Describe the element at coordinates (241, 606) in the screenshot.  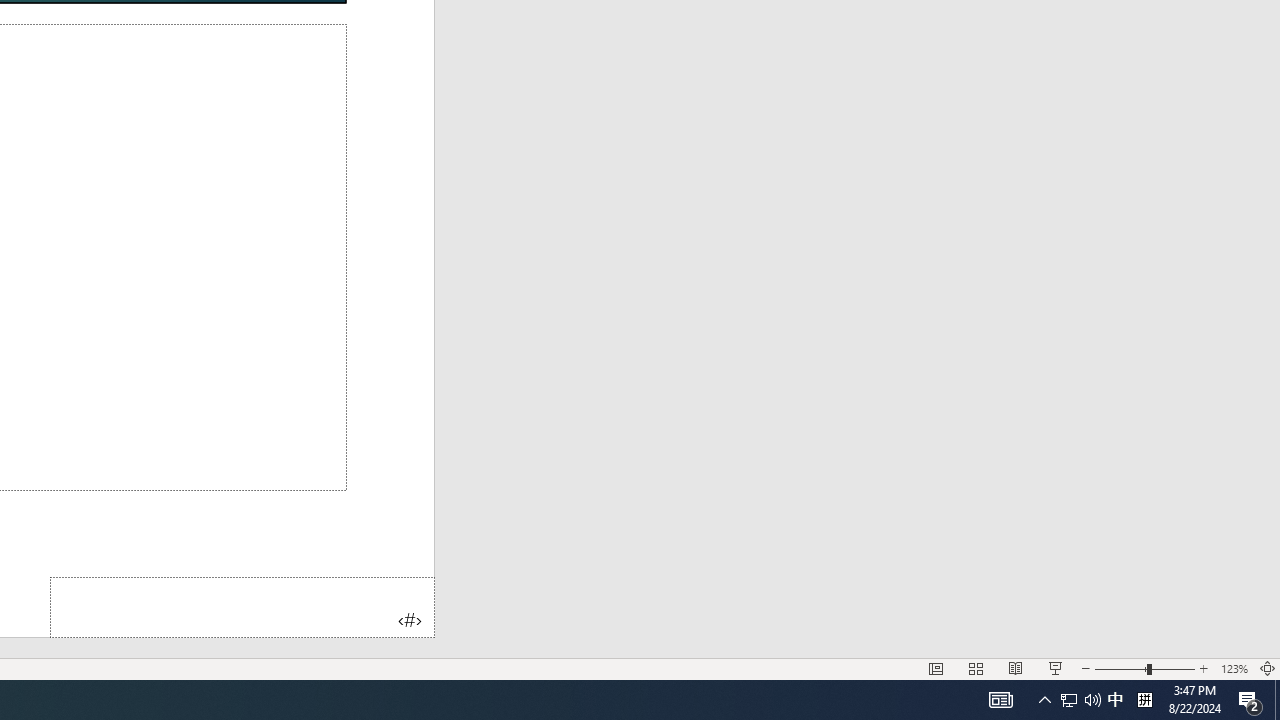
I see `'Page Number'` at that location.